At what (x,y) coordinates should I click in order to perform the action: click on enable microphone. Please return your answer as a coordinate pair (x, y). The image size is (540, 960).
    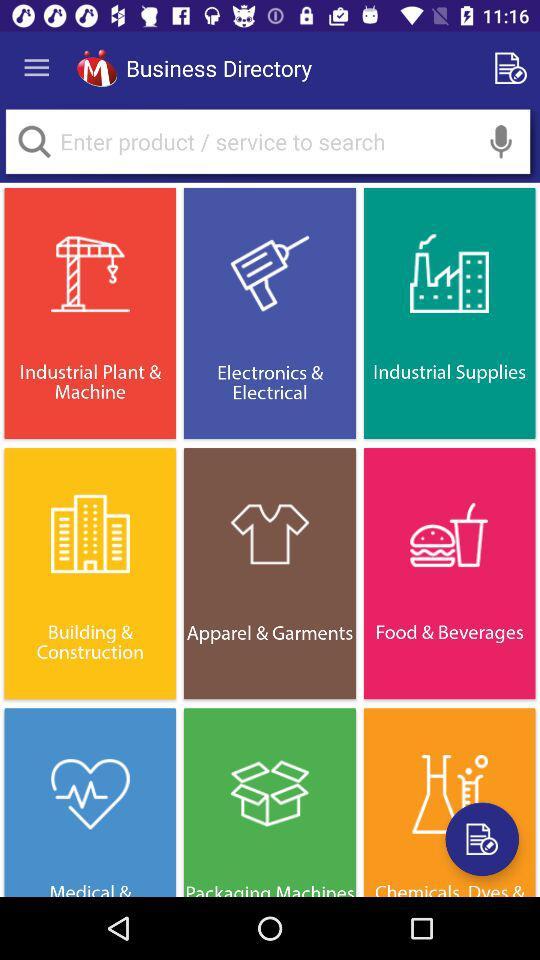
    Looking at the image, I should click on (500, 140).